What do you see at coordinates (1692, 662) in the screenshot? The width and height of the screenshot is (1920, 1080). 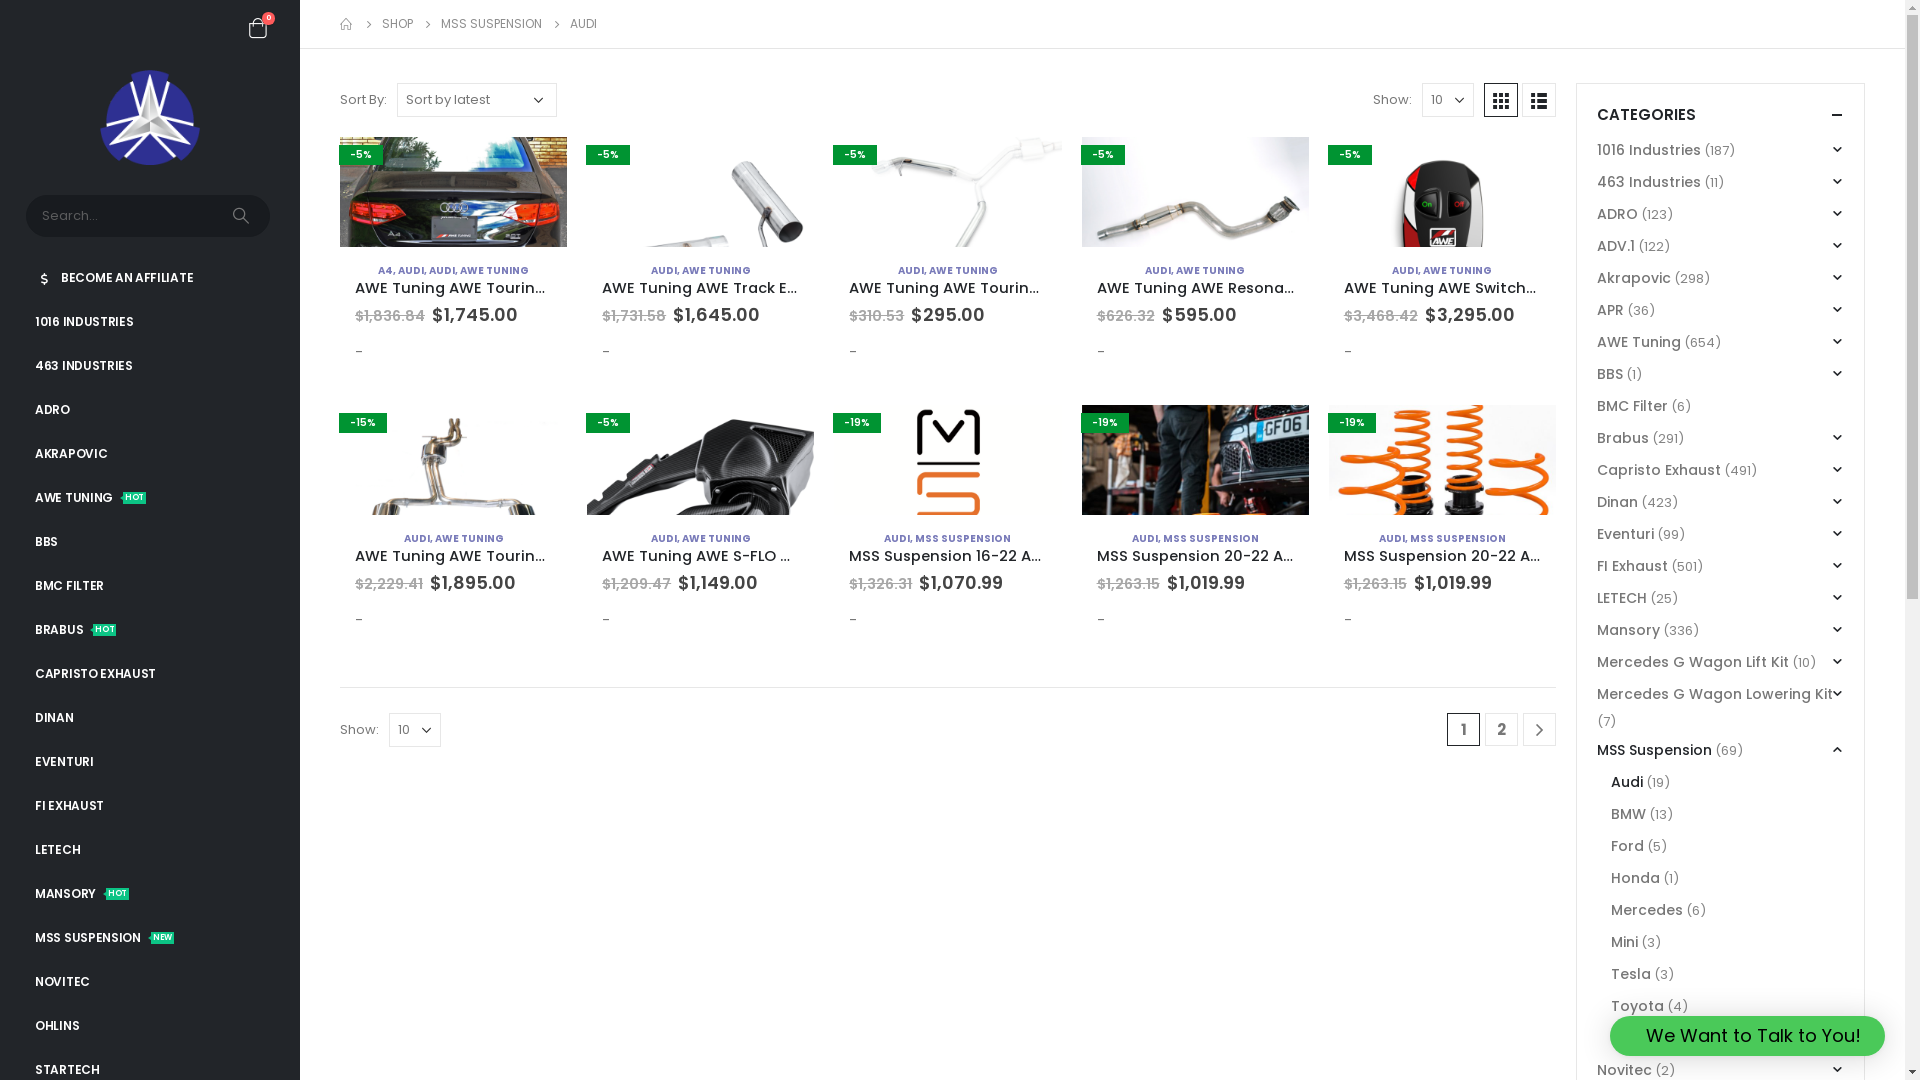 I see `'Mercedes G Wagon Lift Kit'` at bounding box center [1692, 662].